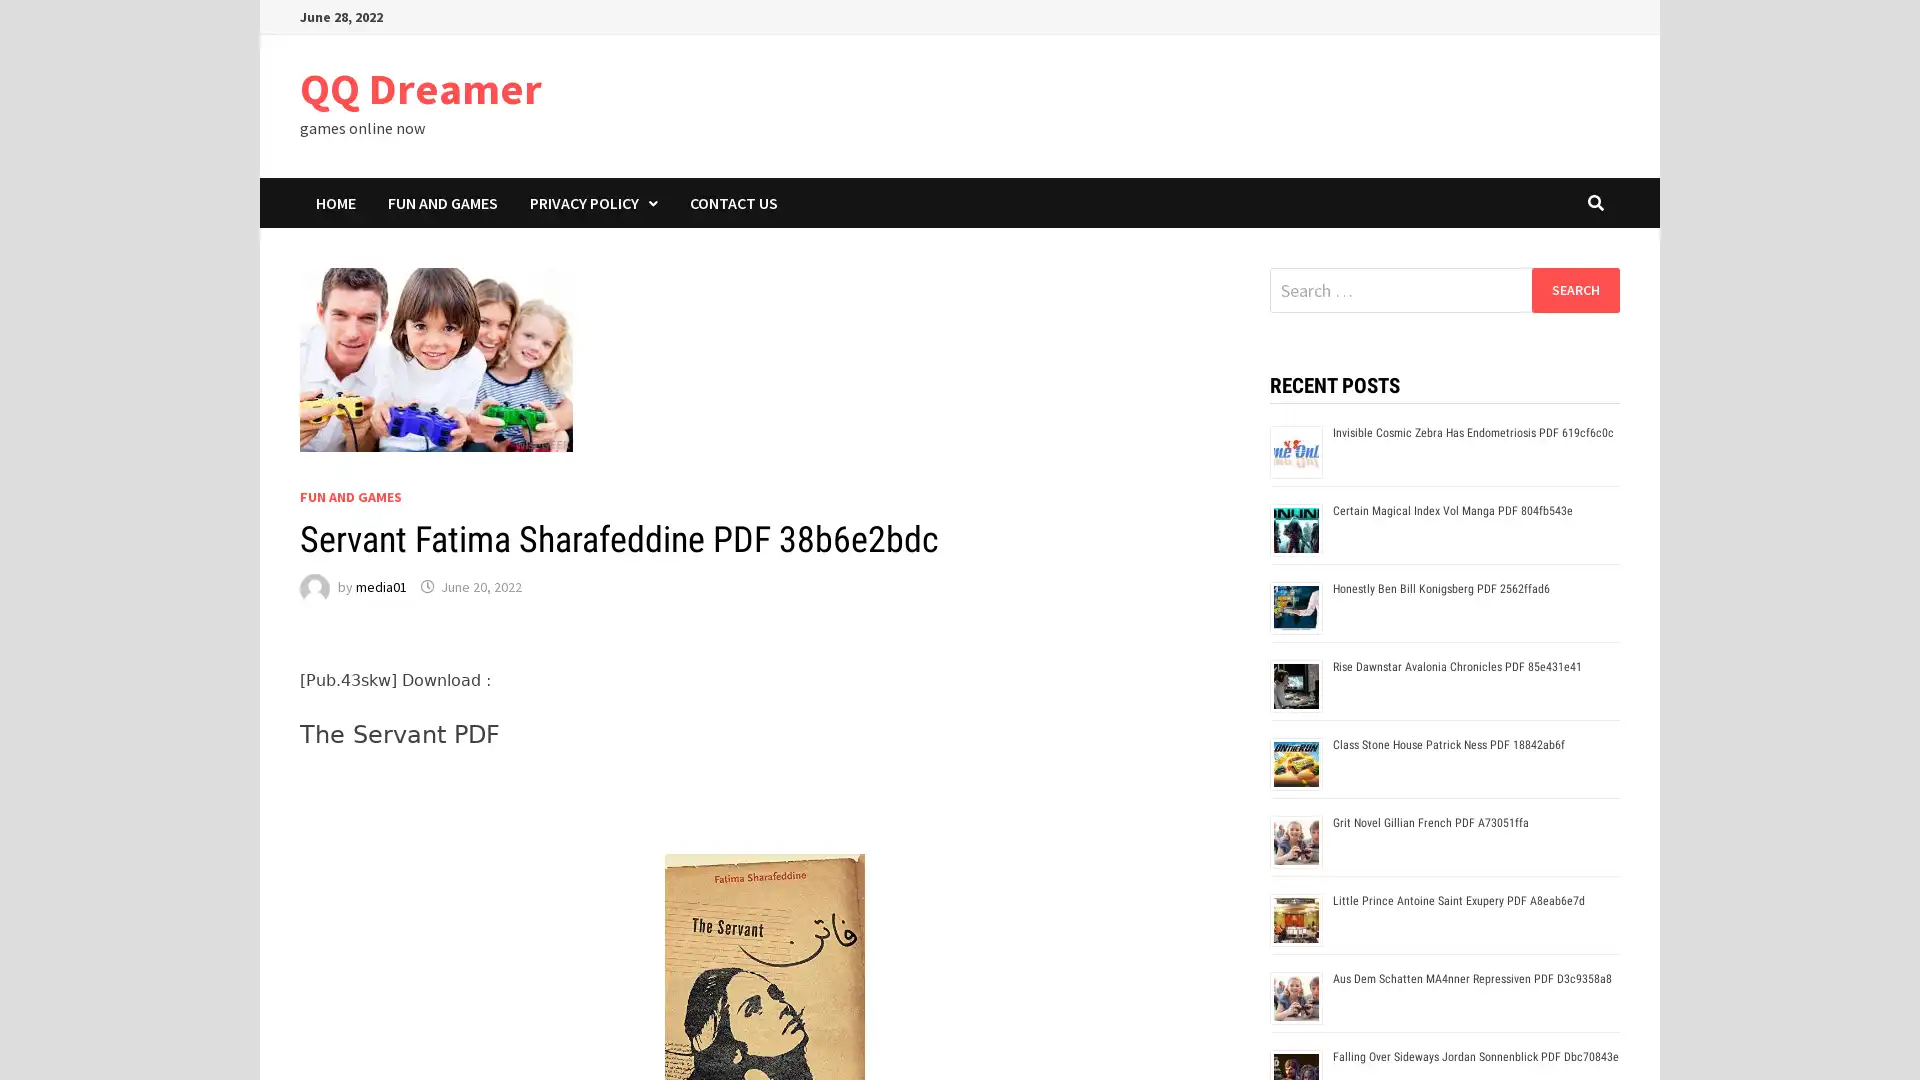 The image size is (1920, 1080). Describe the element at coordinates (1574, 289) in the screenshot. I see `Search` at that location.